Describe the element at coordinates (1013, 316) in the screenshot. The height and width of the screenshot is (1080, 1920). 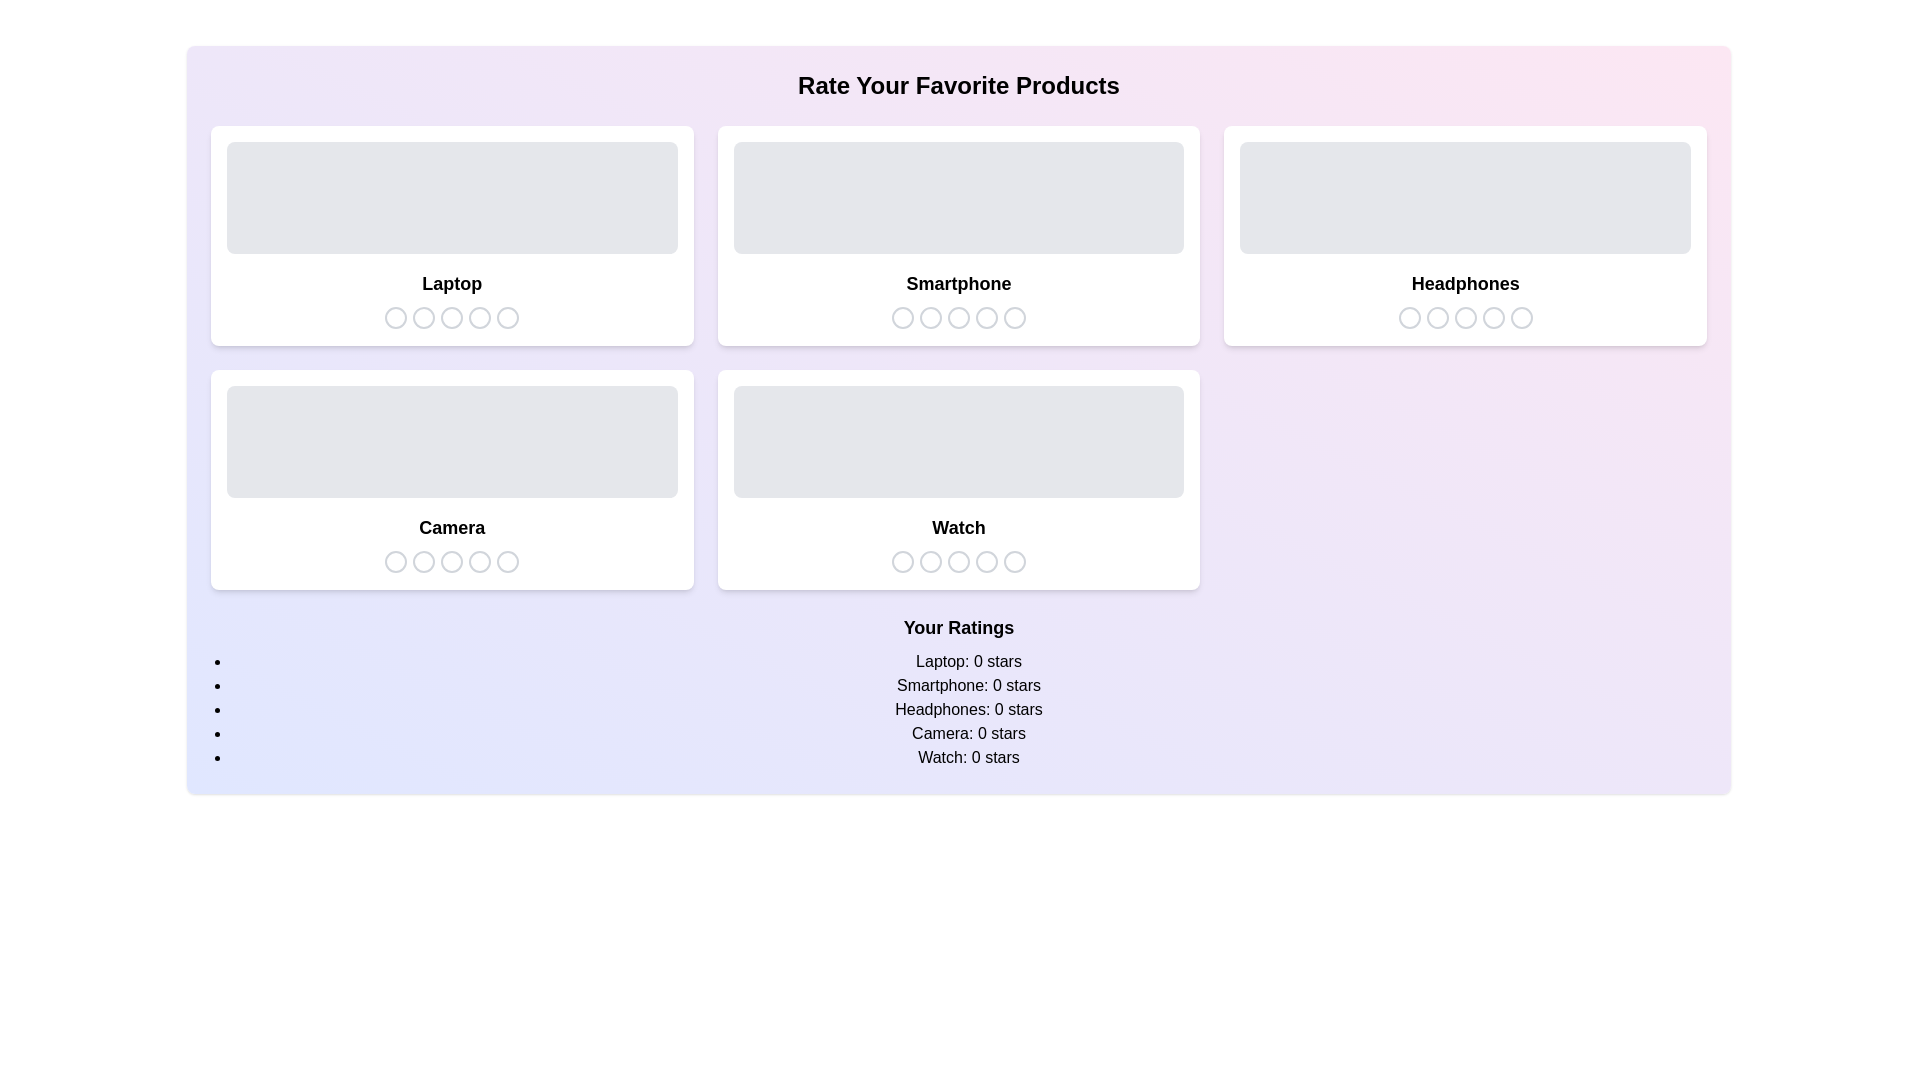
I see `the star icon corresponding to 5 stars for the product Smartphone` at that location.